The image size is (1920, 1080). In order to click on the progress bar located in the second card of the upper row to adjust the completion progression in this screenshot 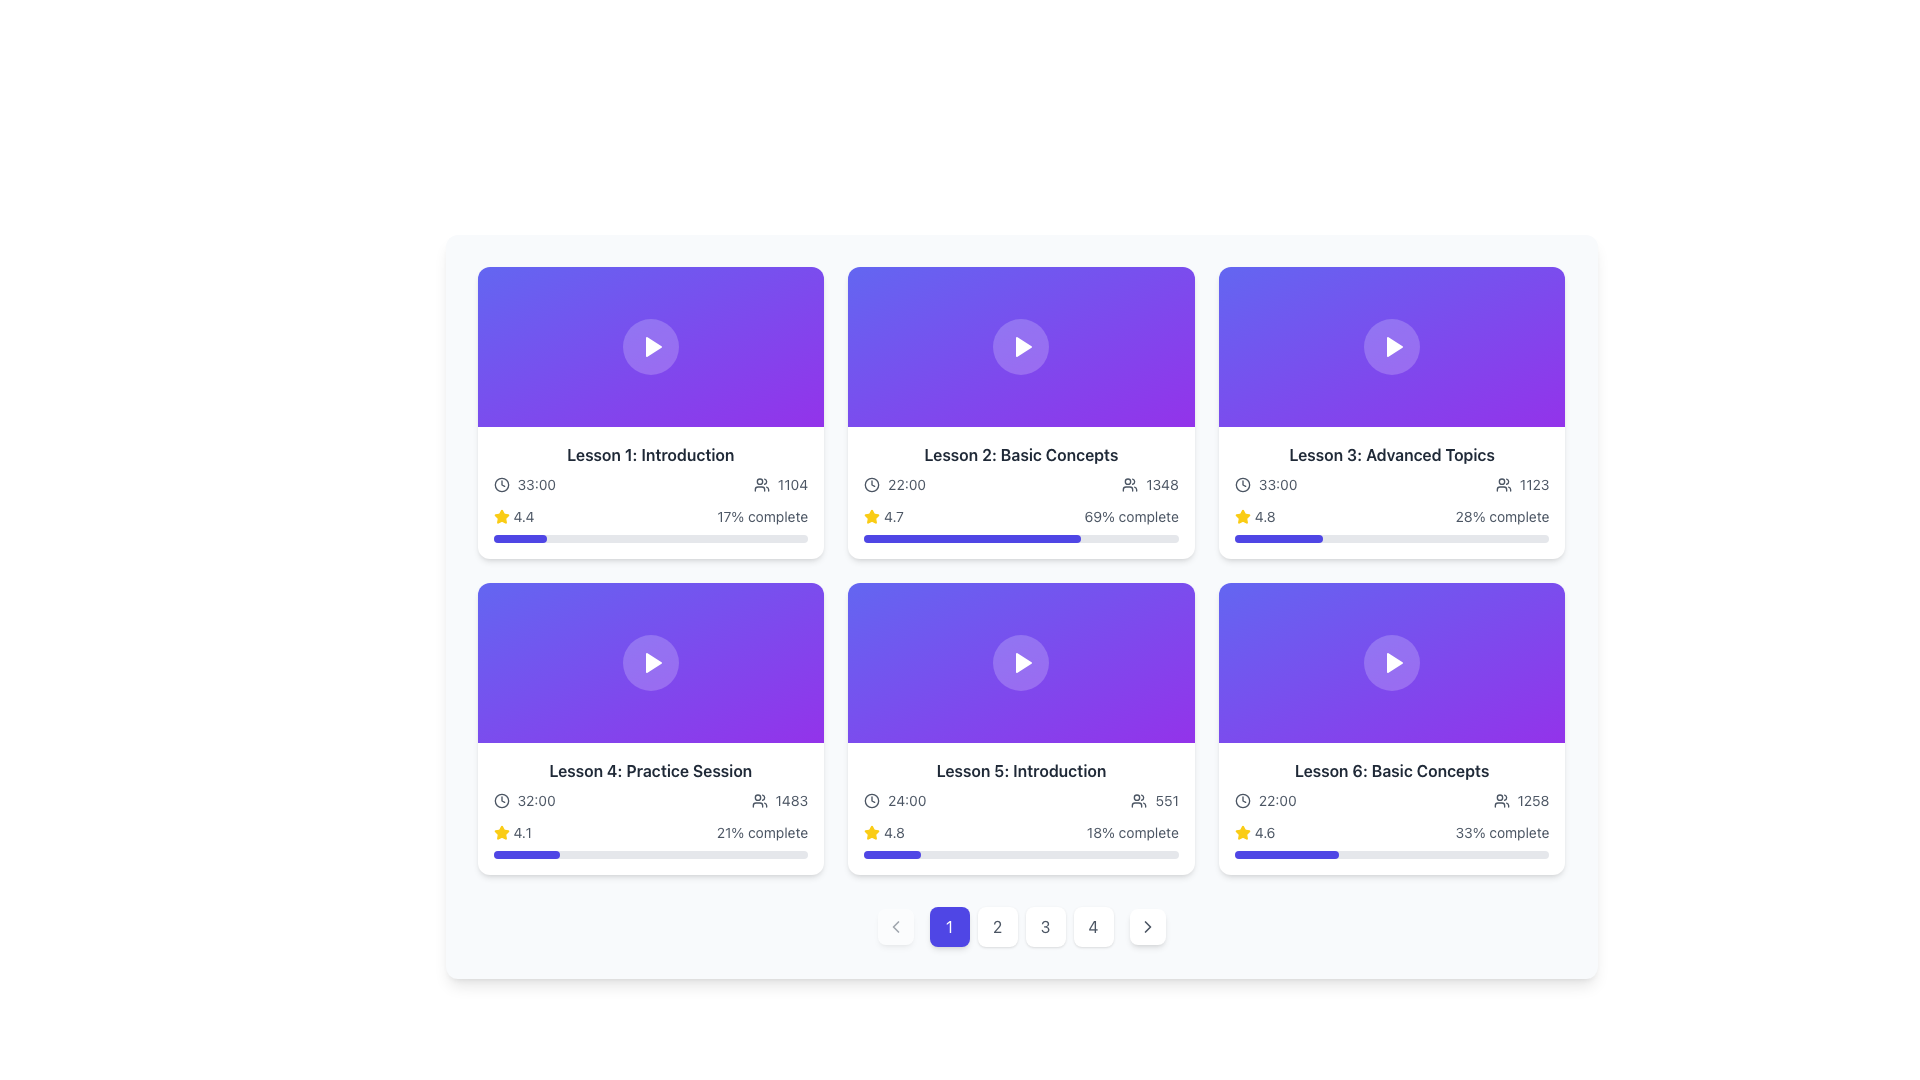, I will do `click(1021, 523)`.